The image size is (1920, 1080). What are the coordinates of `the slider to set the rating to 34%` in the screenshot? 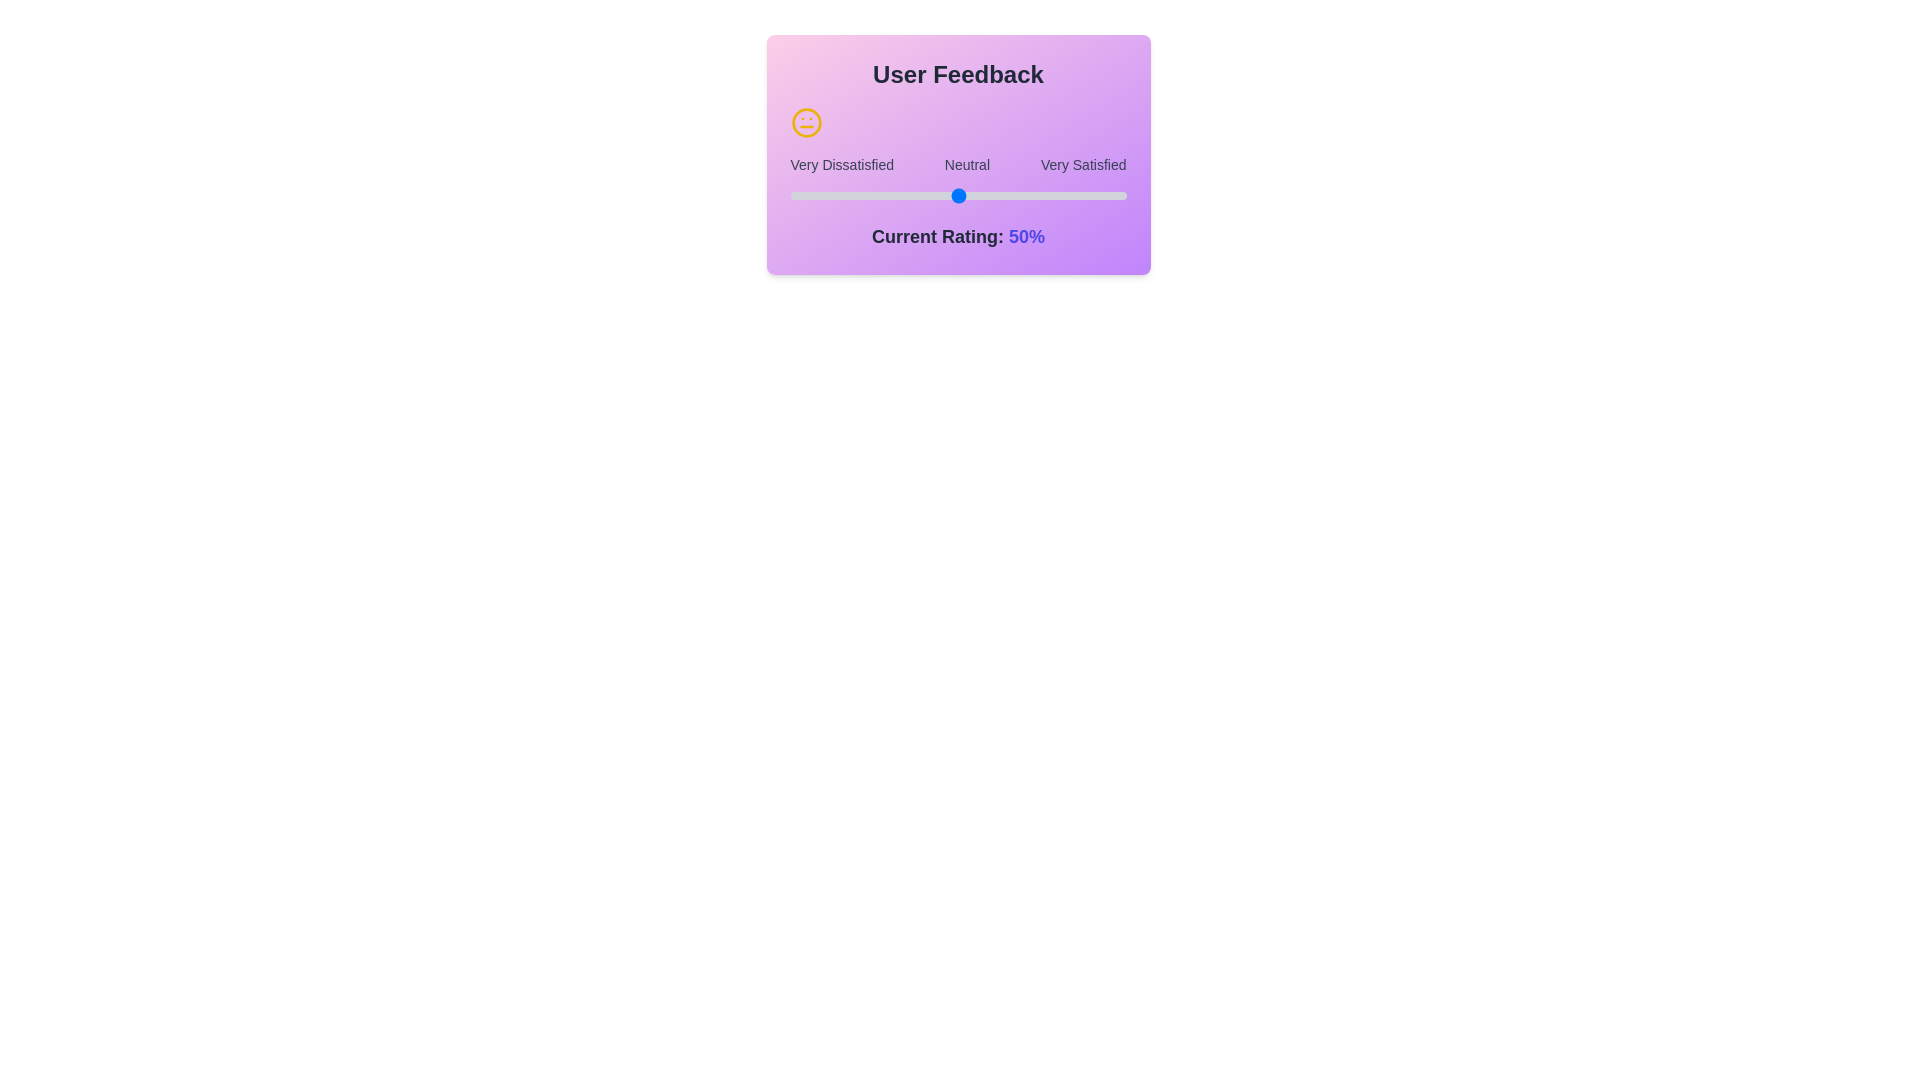 It's located at (789, 196).